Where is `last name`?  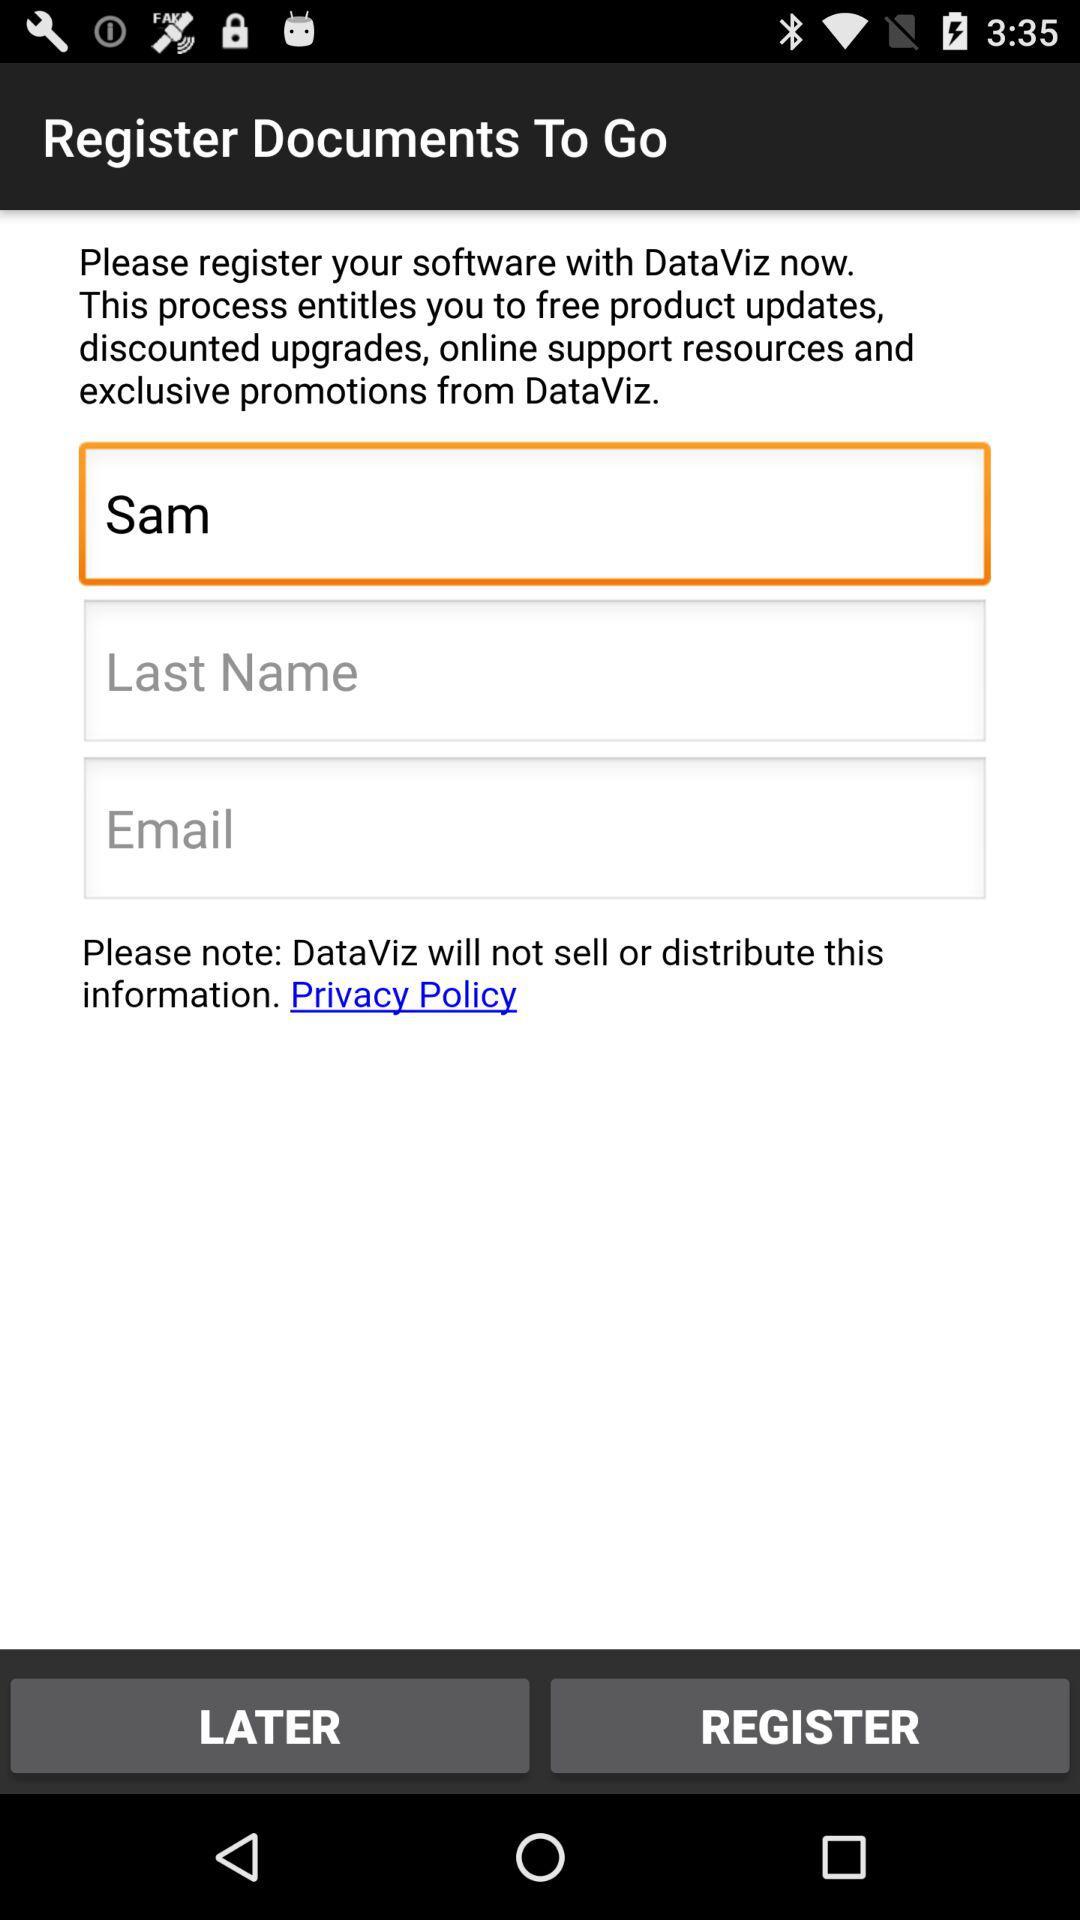
last name is located at coordinates (533, 676).